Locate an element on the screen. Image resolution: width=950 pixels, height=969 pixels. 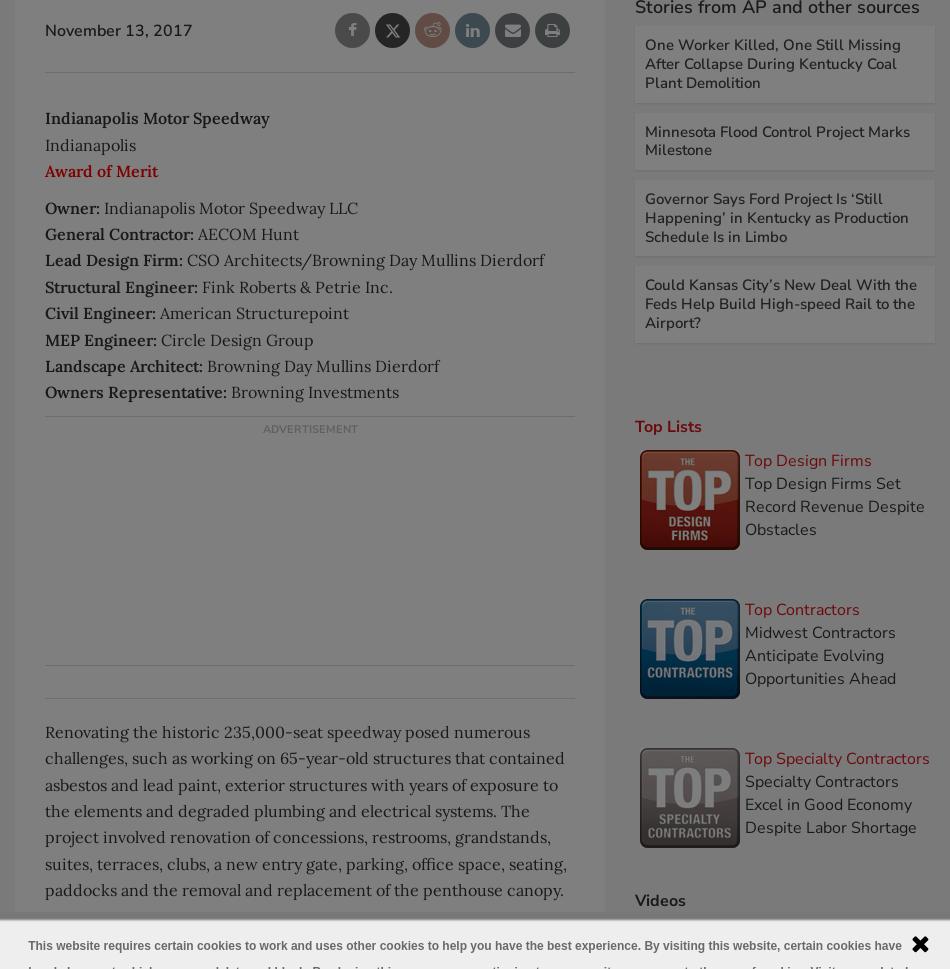
'Top Design Firms' is located at coordinates (807, 459).